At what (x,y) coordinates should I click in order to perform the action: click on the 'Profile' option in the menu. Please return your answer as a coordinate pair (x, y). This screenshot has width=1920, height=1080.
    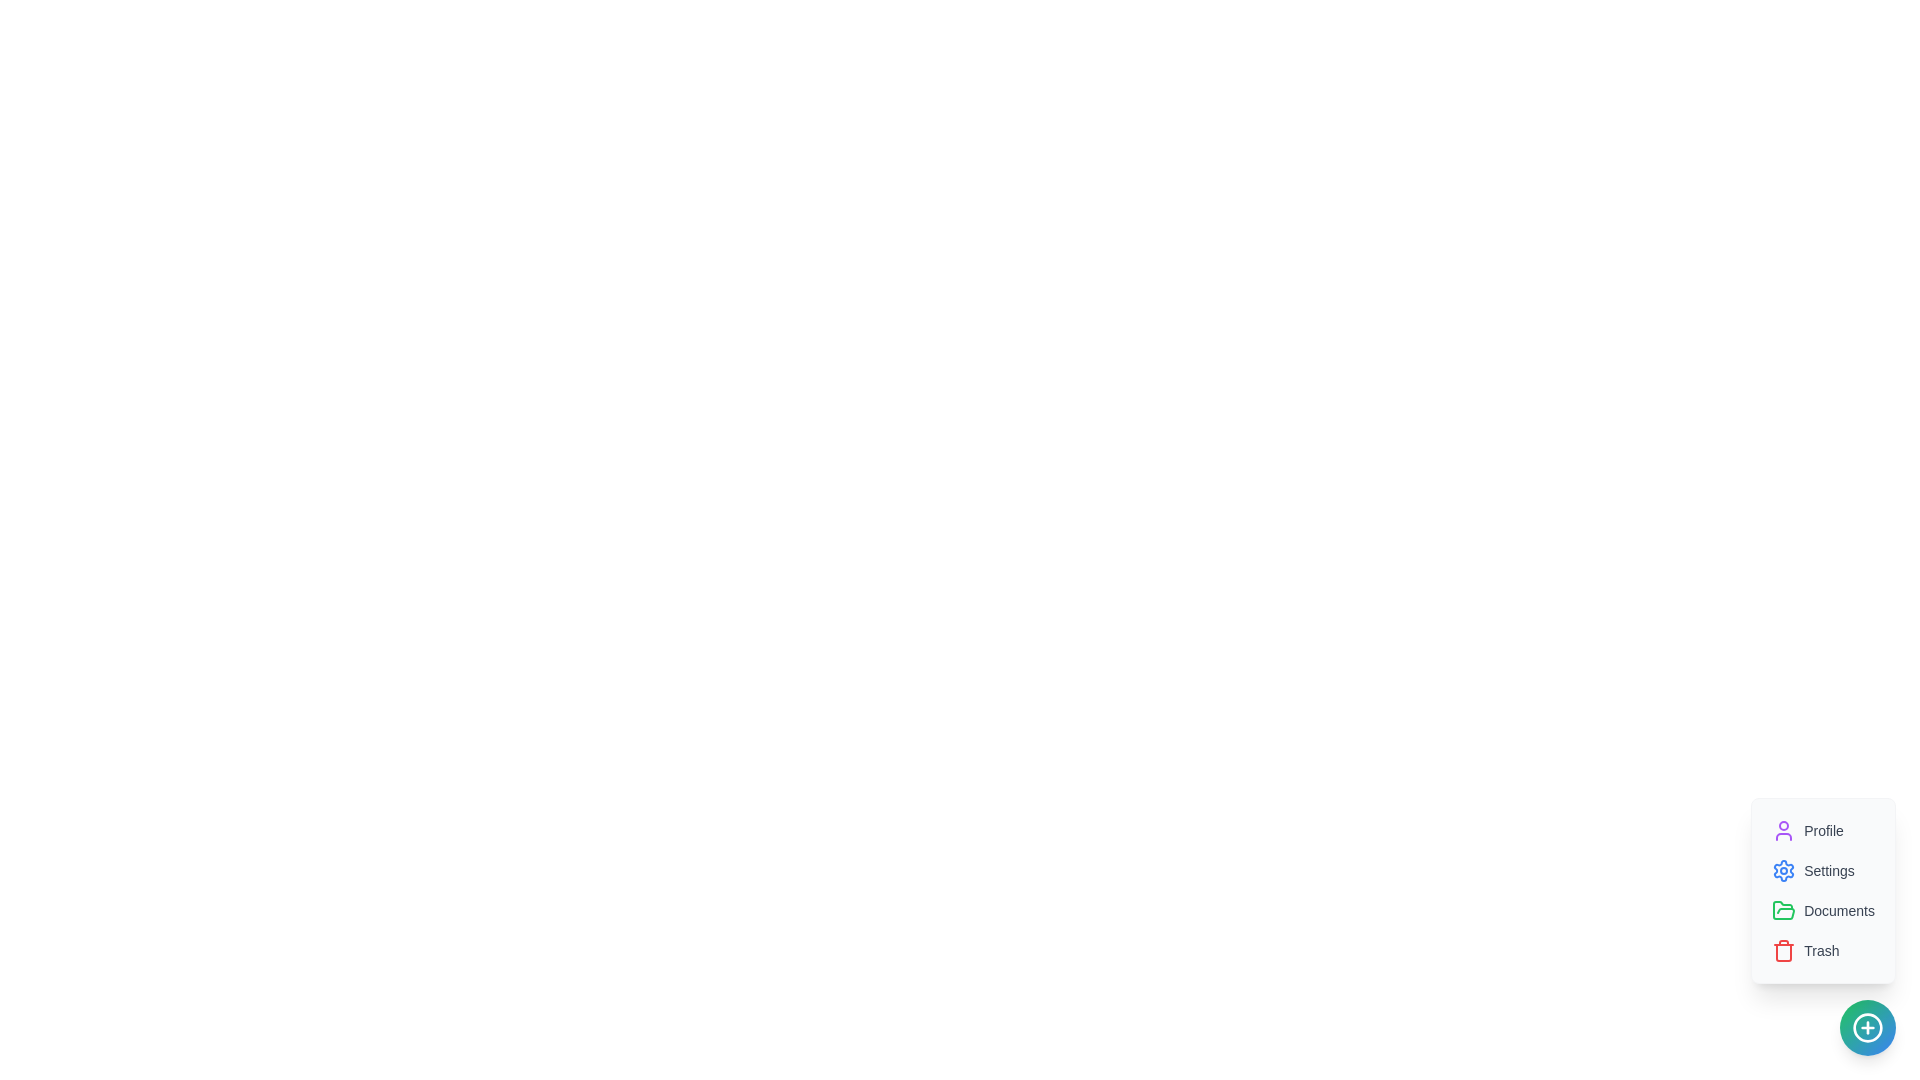
    Looking at the image, I should click on (1808, 830).